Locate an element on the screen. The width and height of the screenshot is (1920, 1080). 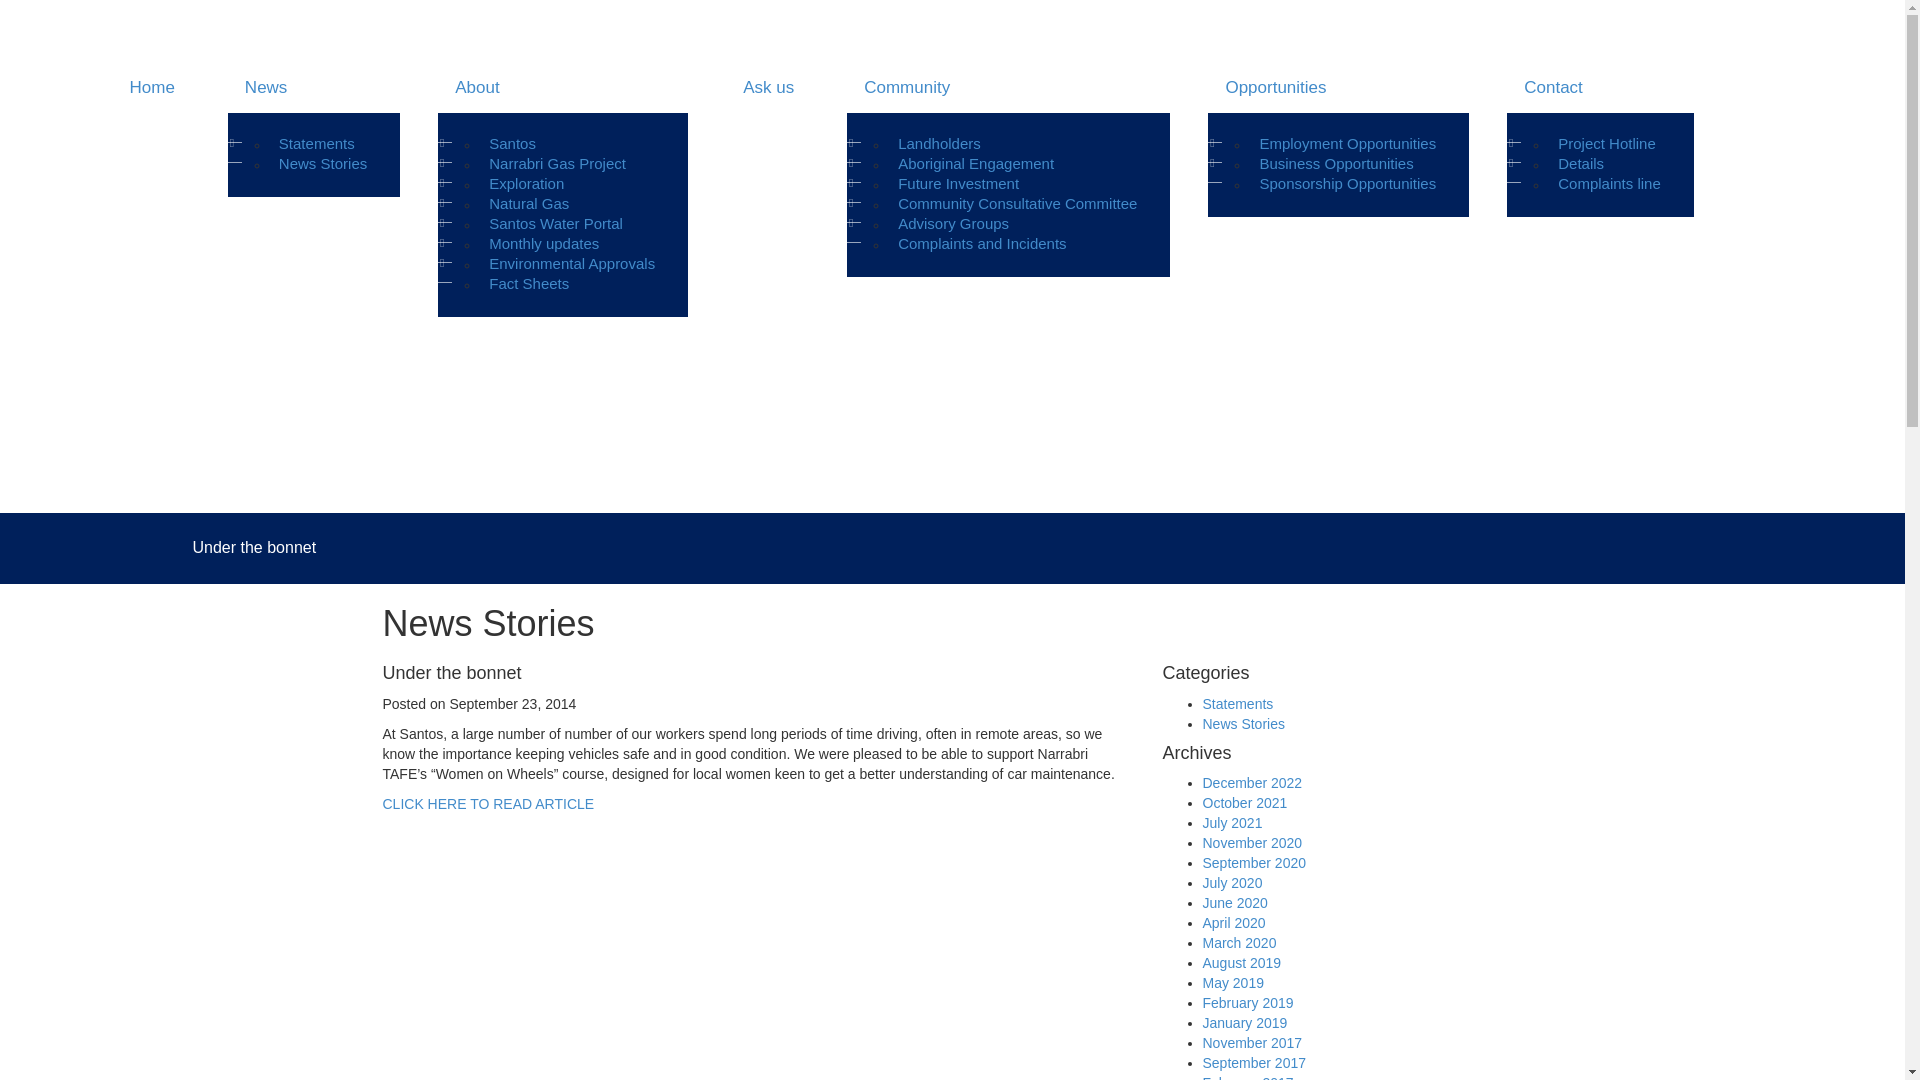
'Narrabri Gas Project' is located at coordinates (557, 163).